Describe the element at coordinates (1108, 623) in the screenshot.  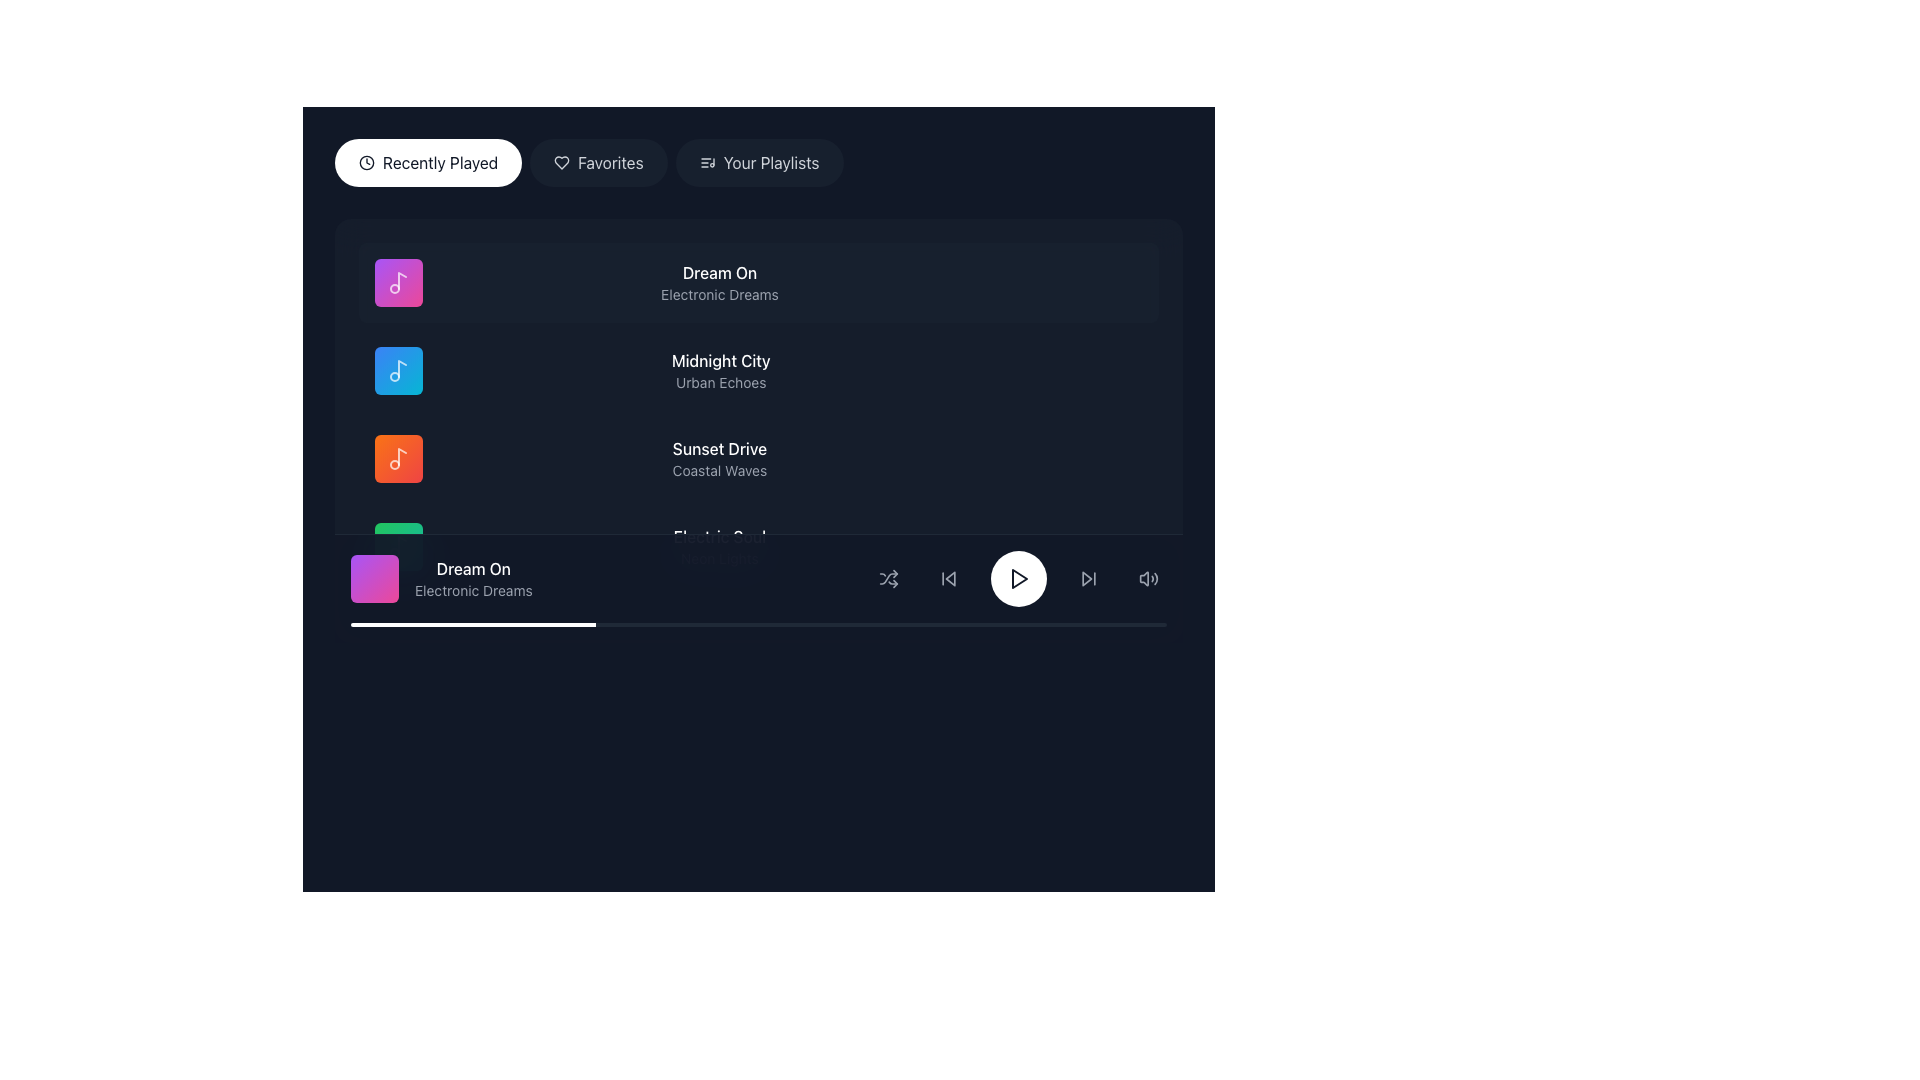
I see `progress` at that location.